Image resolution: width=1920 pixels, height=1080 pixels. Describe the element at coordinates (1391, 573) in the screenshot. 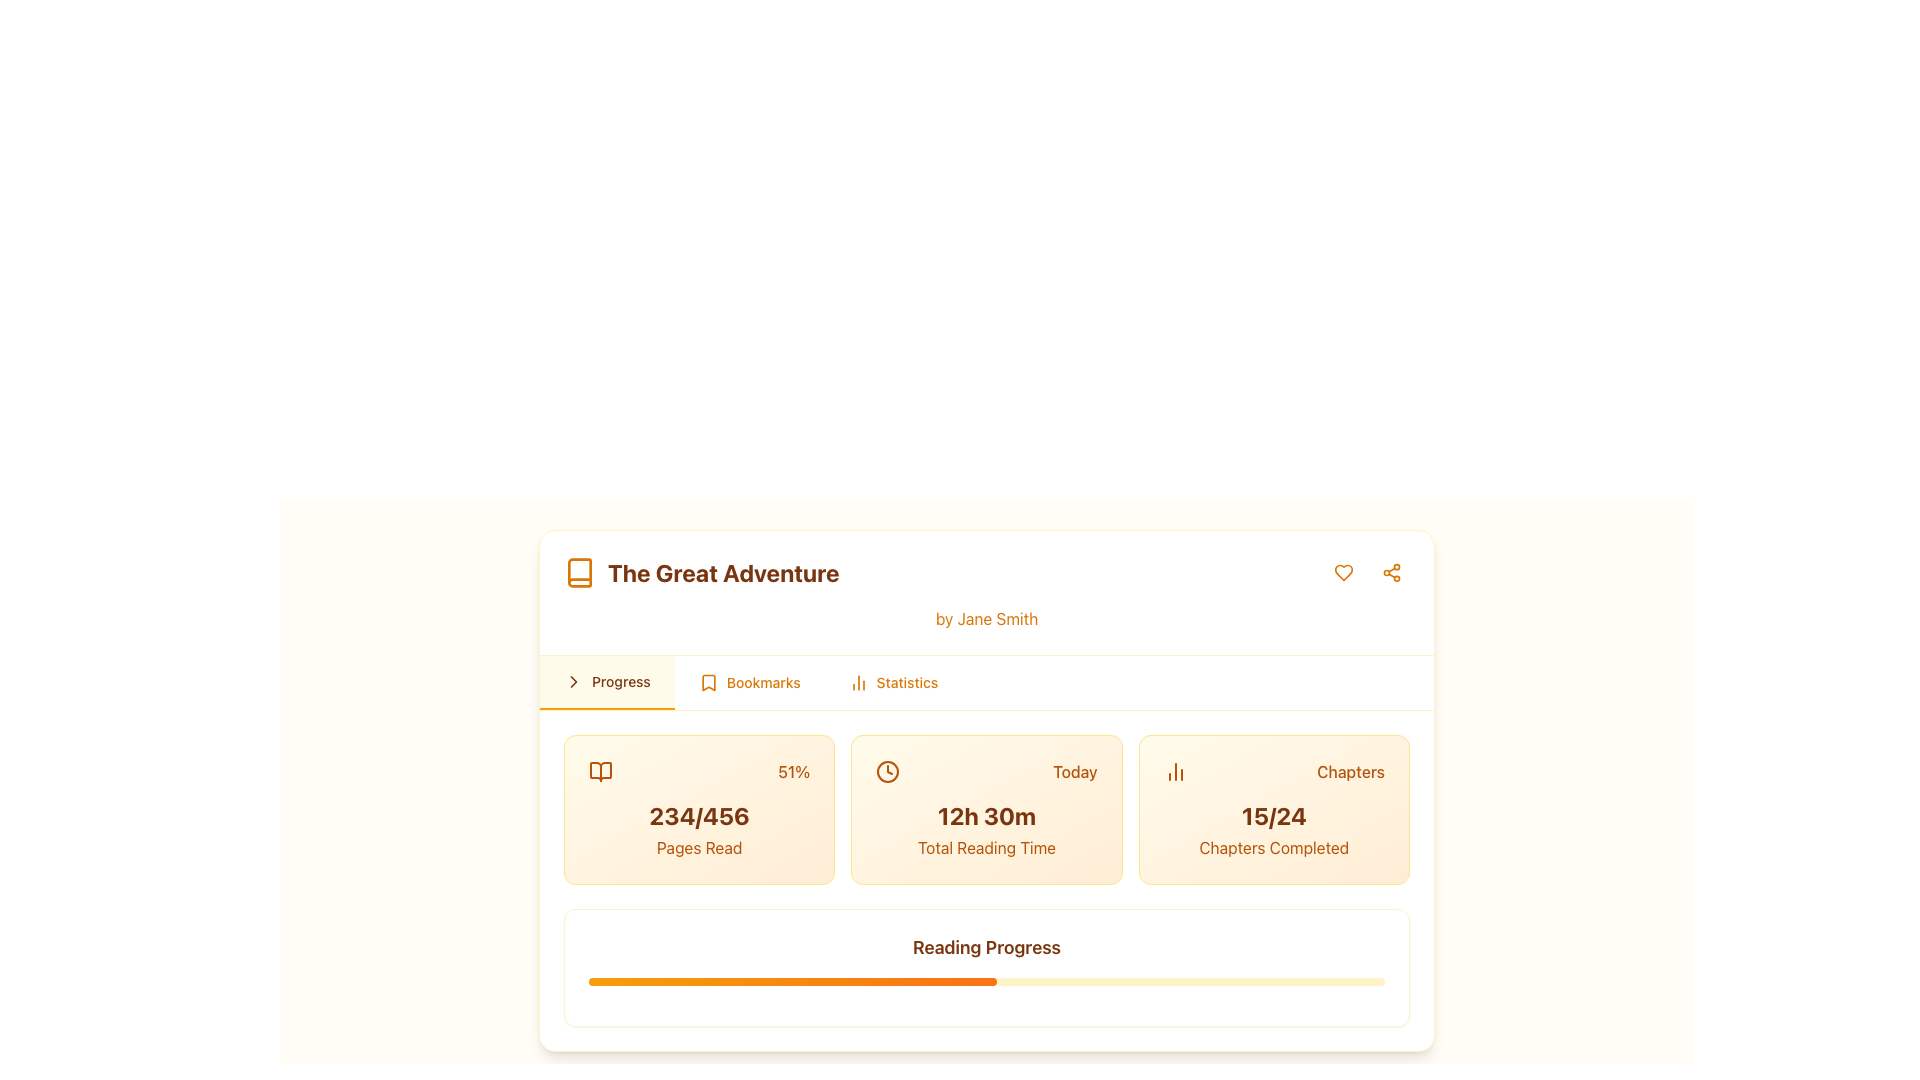

I see `the circular button with a light amber background containing a share icon on the right side of the heart-like icon in the top-right corner of 'The Great Adventure' section to share` at that location.